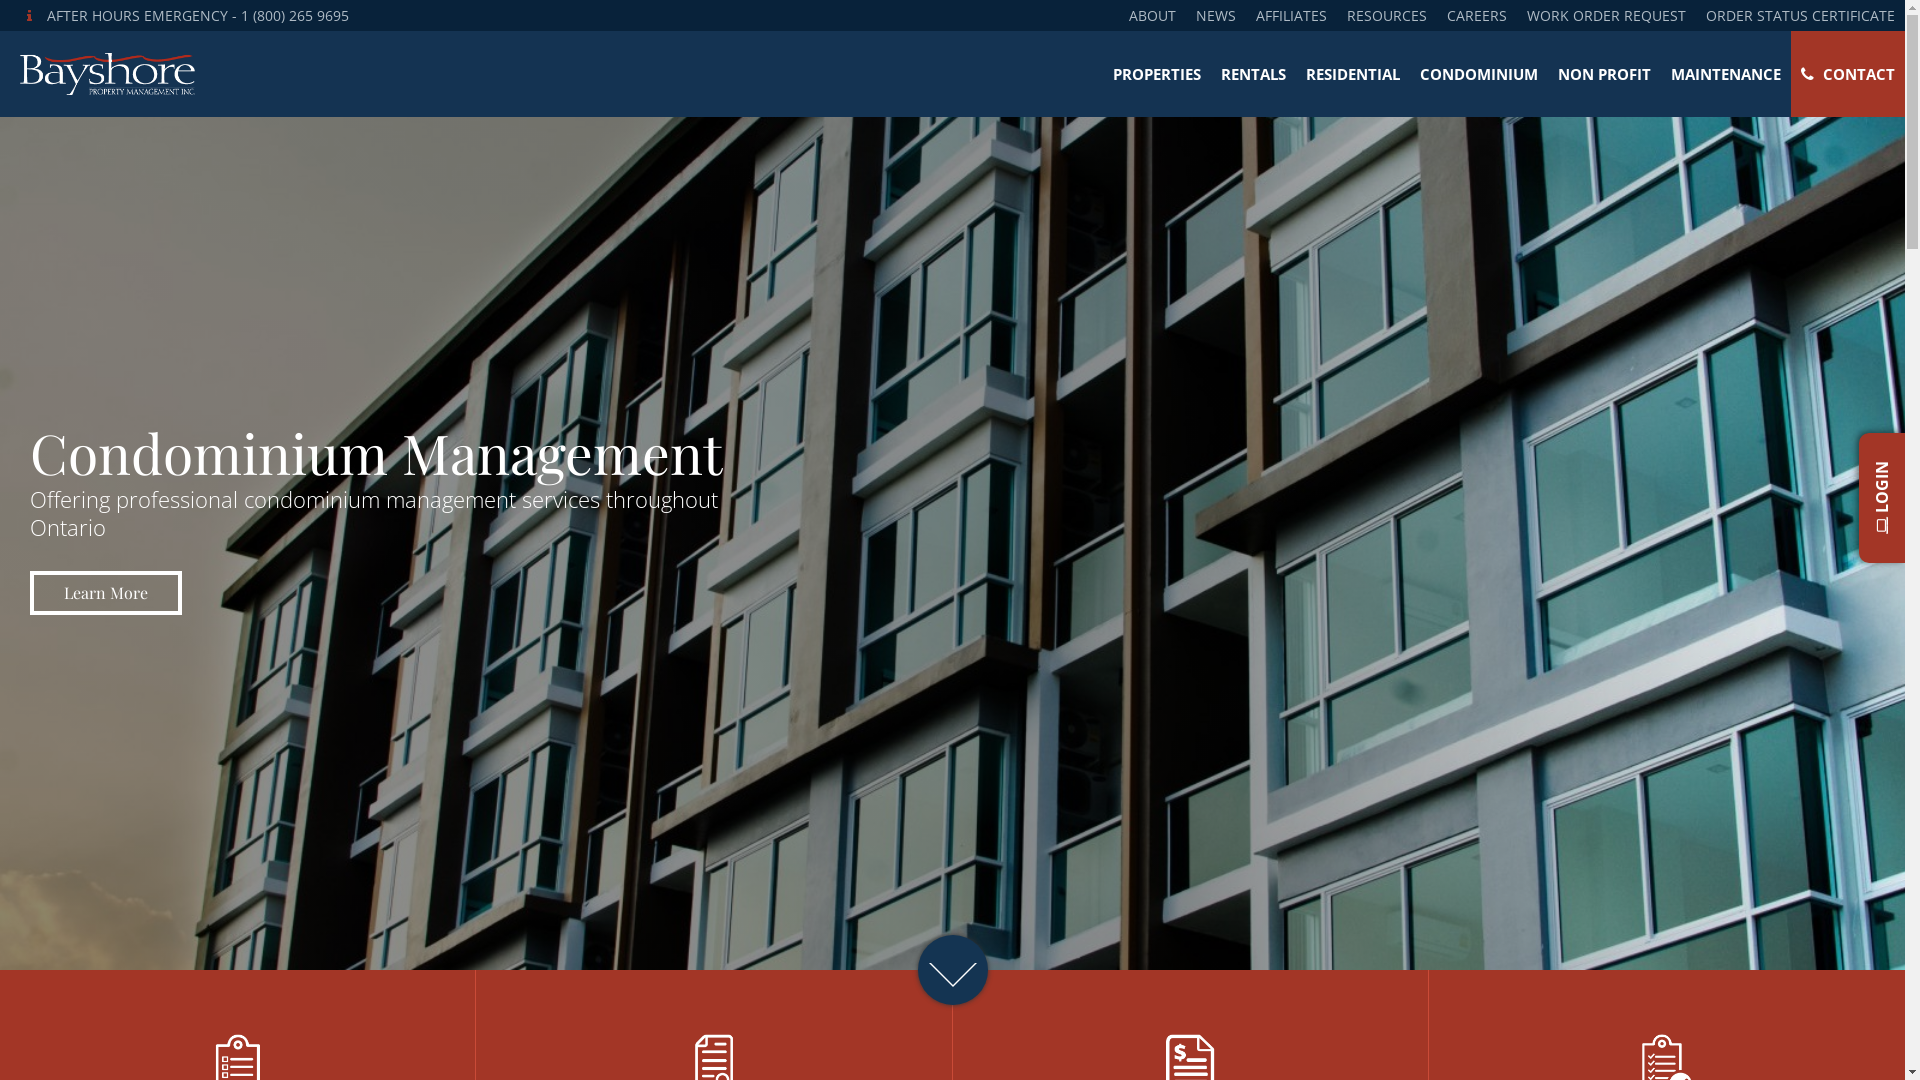  Describe the element at coordinates (1209, 72) in the screenshot. I see `'RENTALS'` at that location.